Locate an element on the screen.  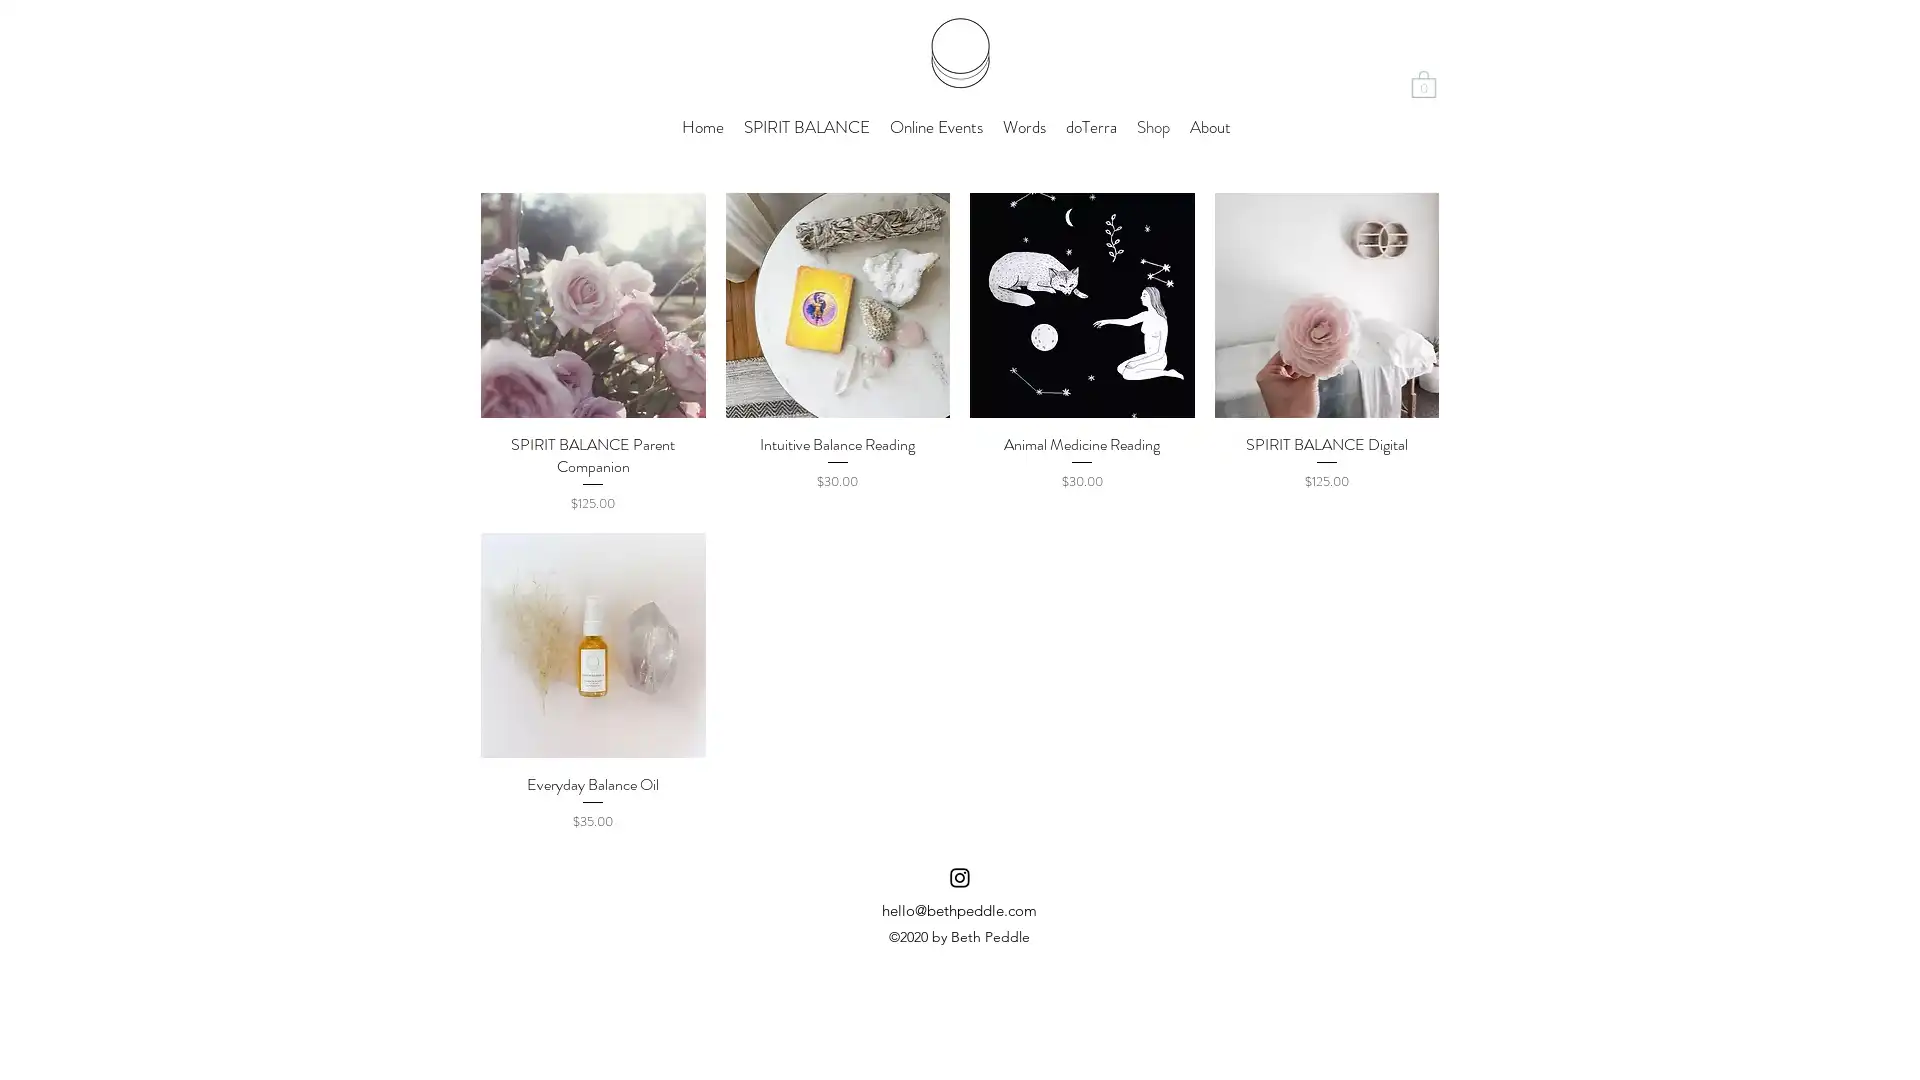
Cart with 0 items is located at coordinates (1423, 82).